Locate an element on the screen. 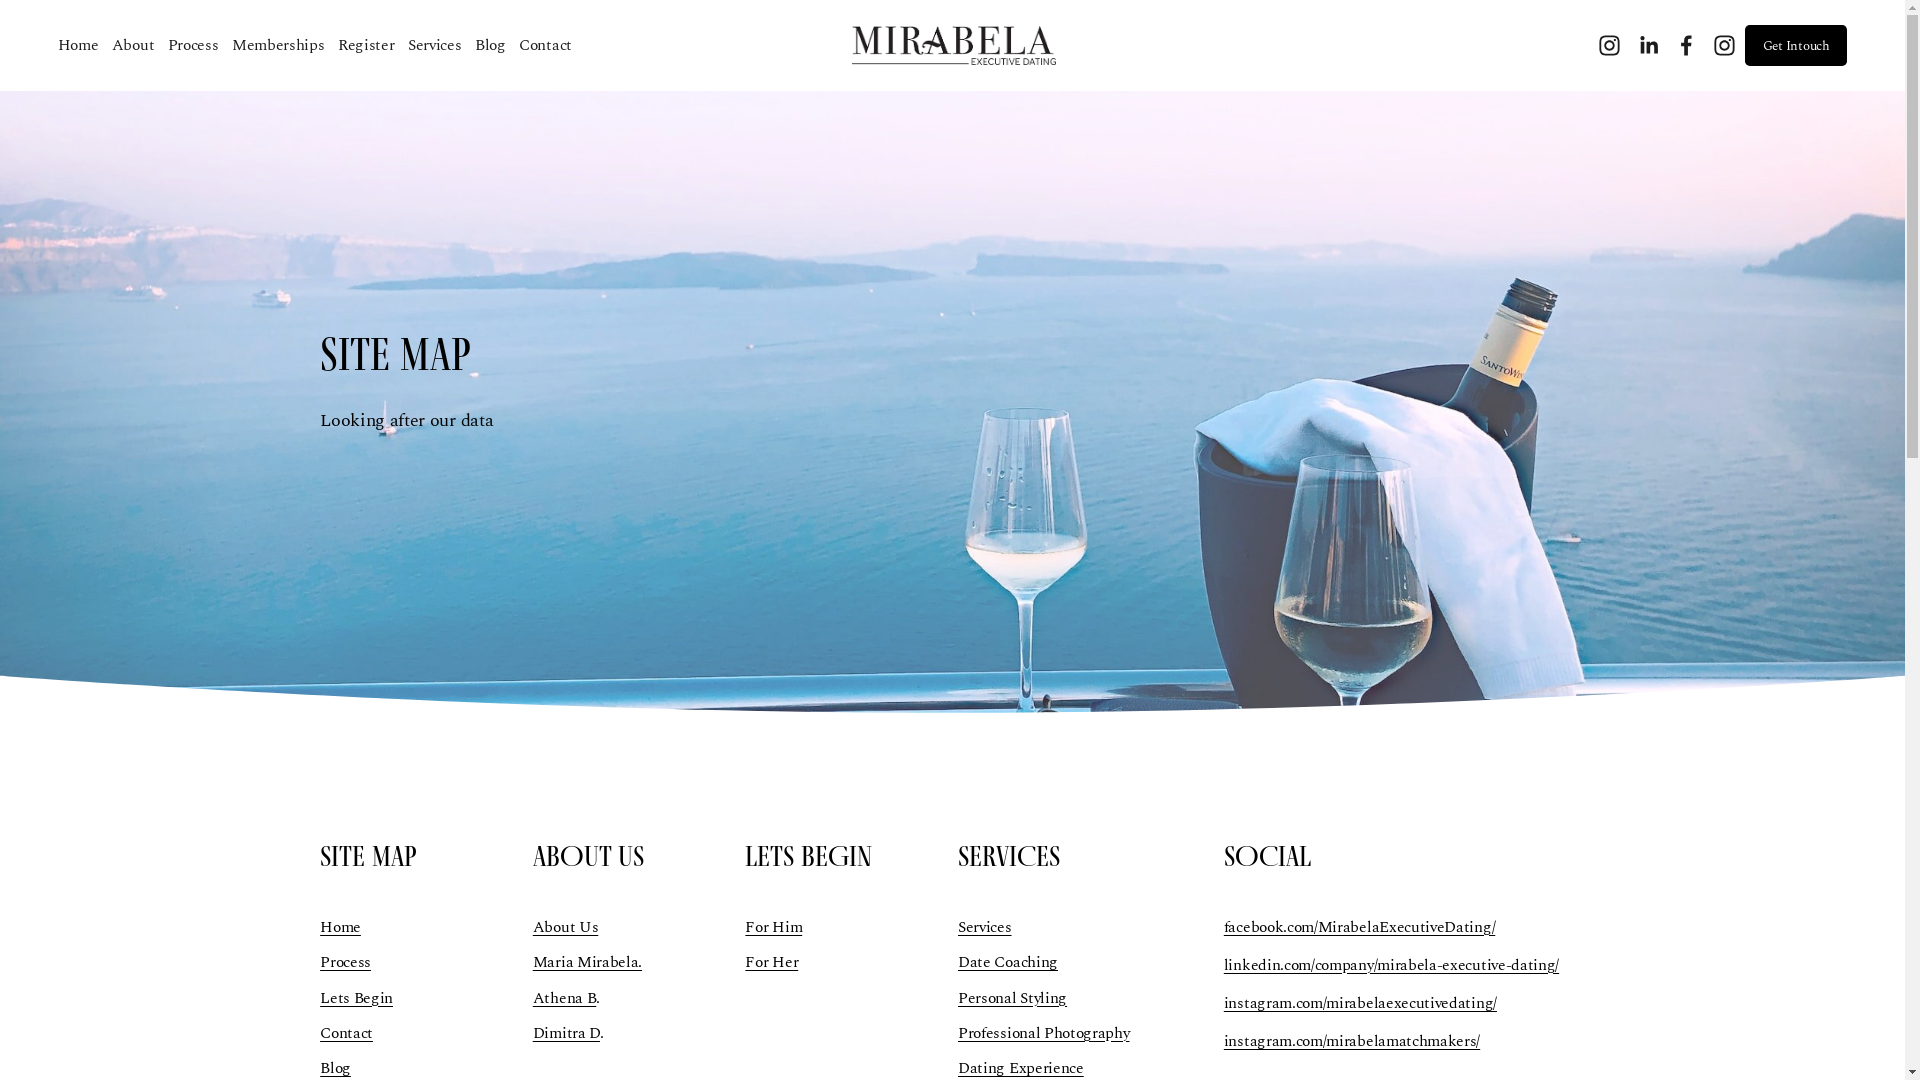 The height and width of the screenshot is (1080, 1920). 'Personal Styling' is located at coordinates (1012, 998).